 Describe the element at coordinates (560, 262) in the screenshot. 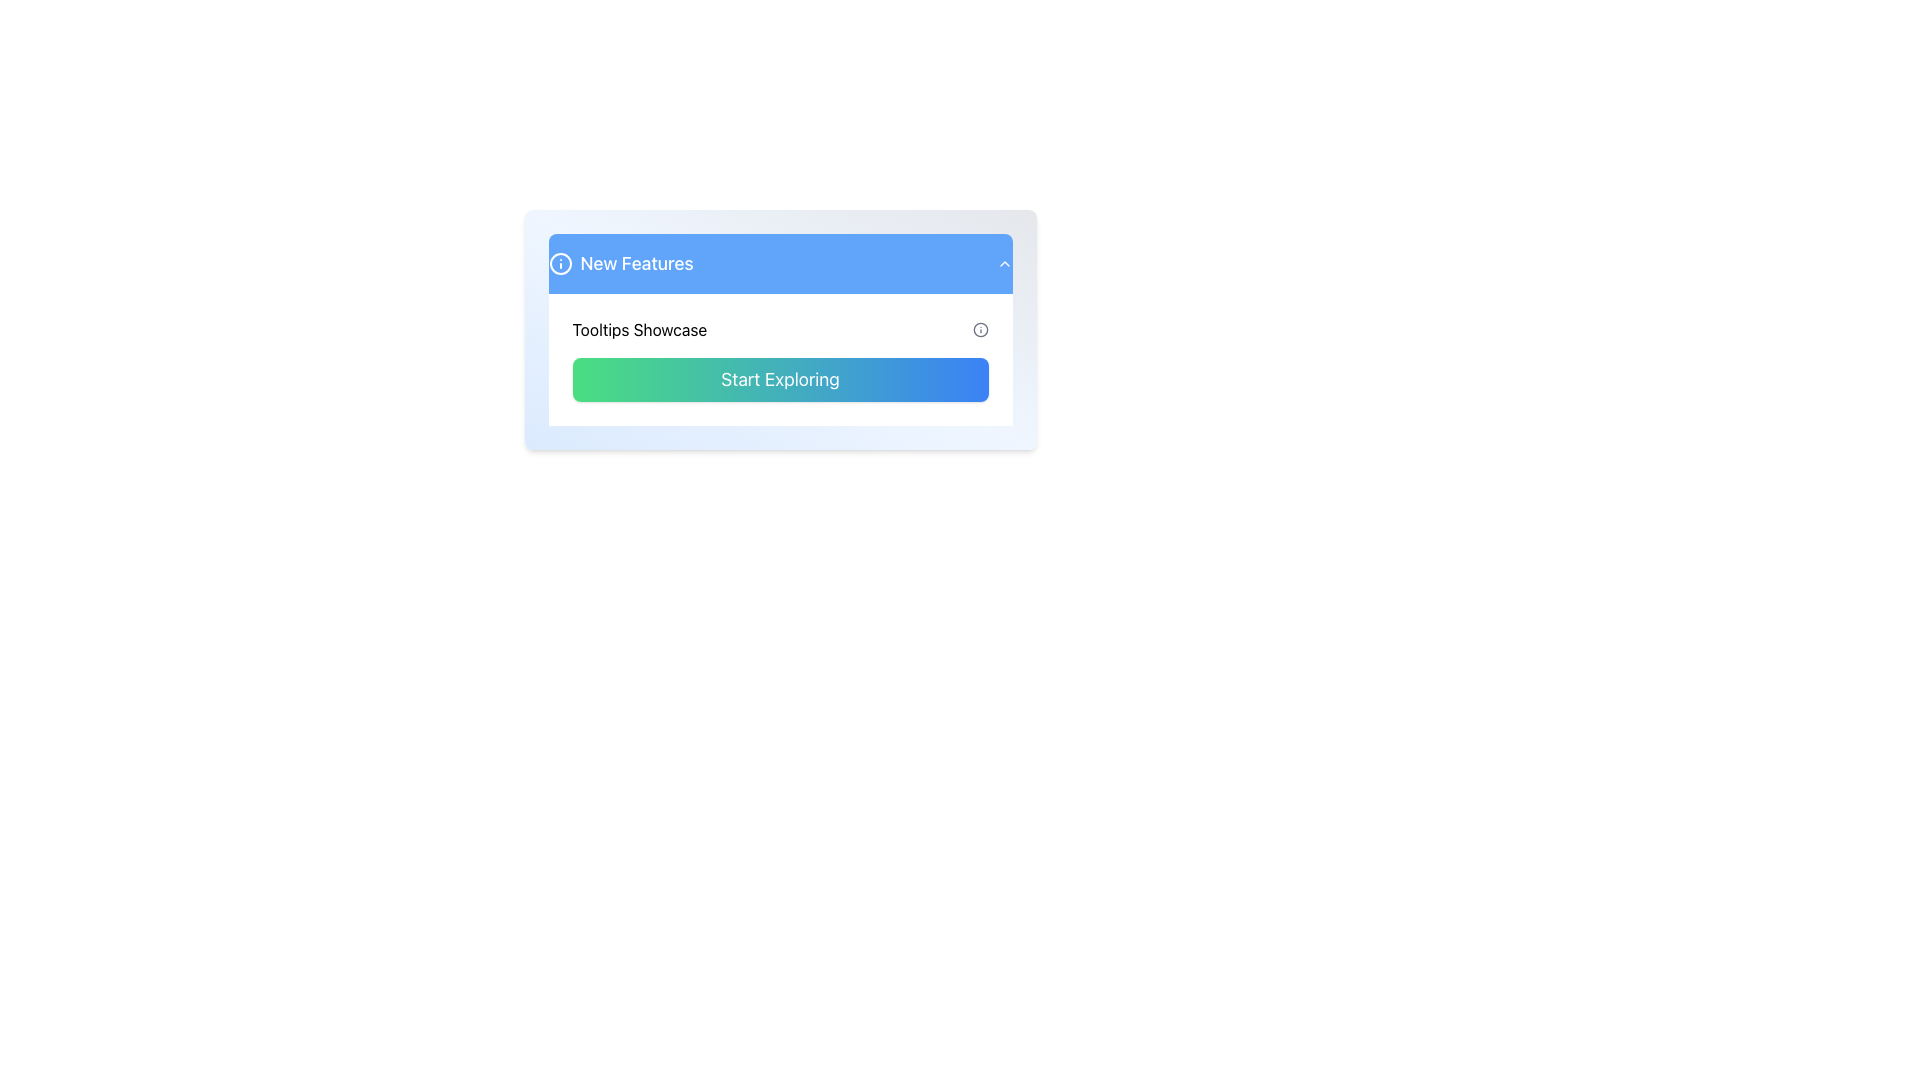

I see `circular SVG element with a filled border located at the top-left corner of the blue header section labeled 'New Features' for debugging purposes` at that location.